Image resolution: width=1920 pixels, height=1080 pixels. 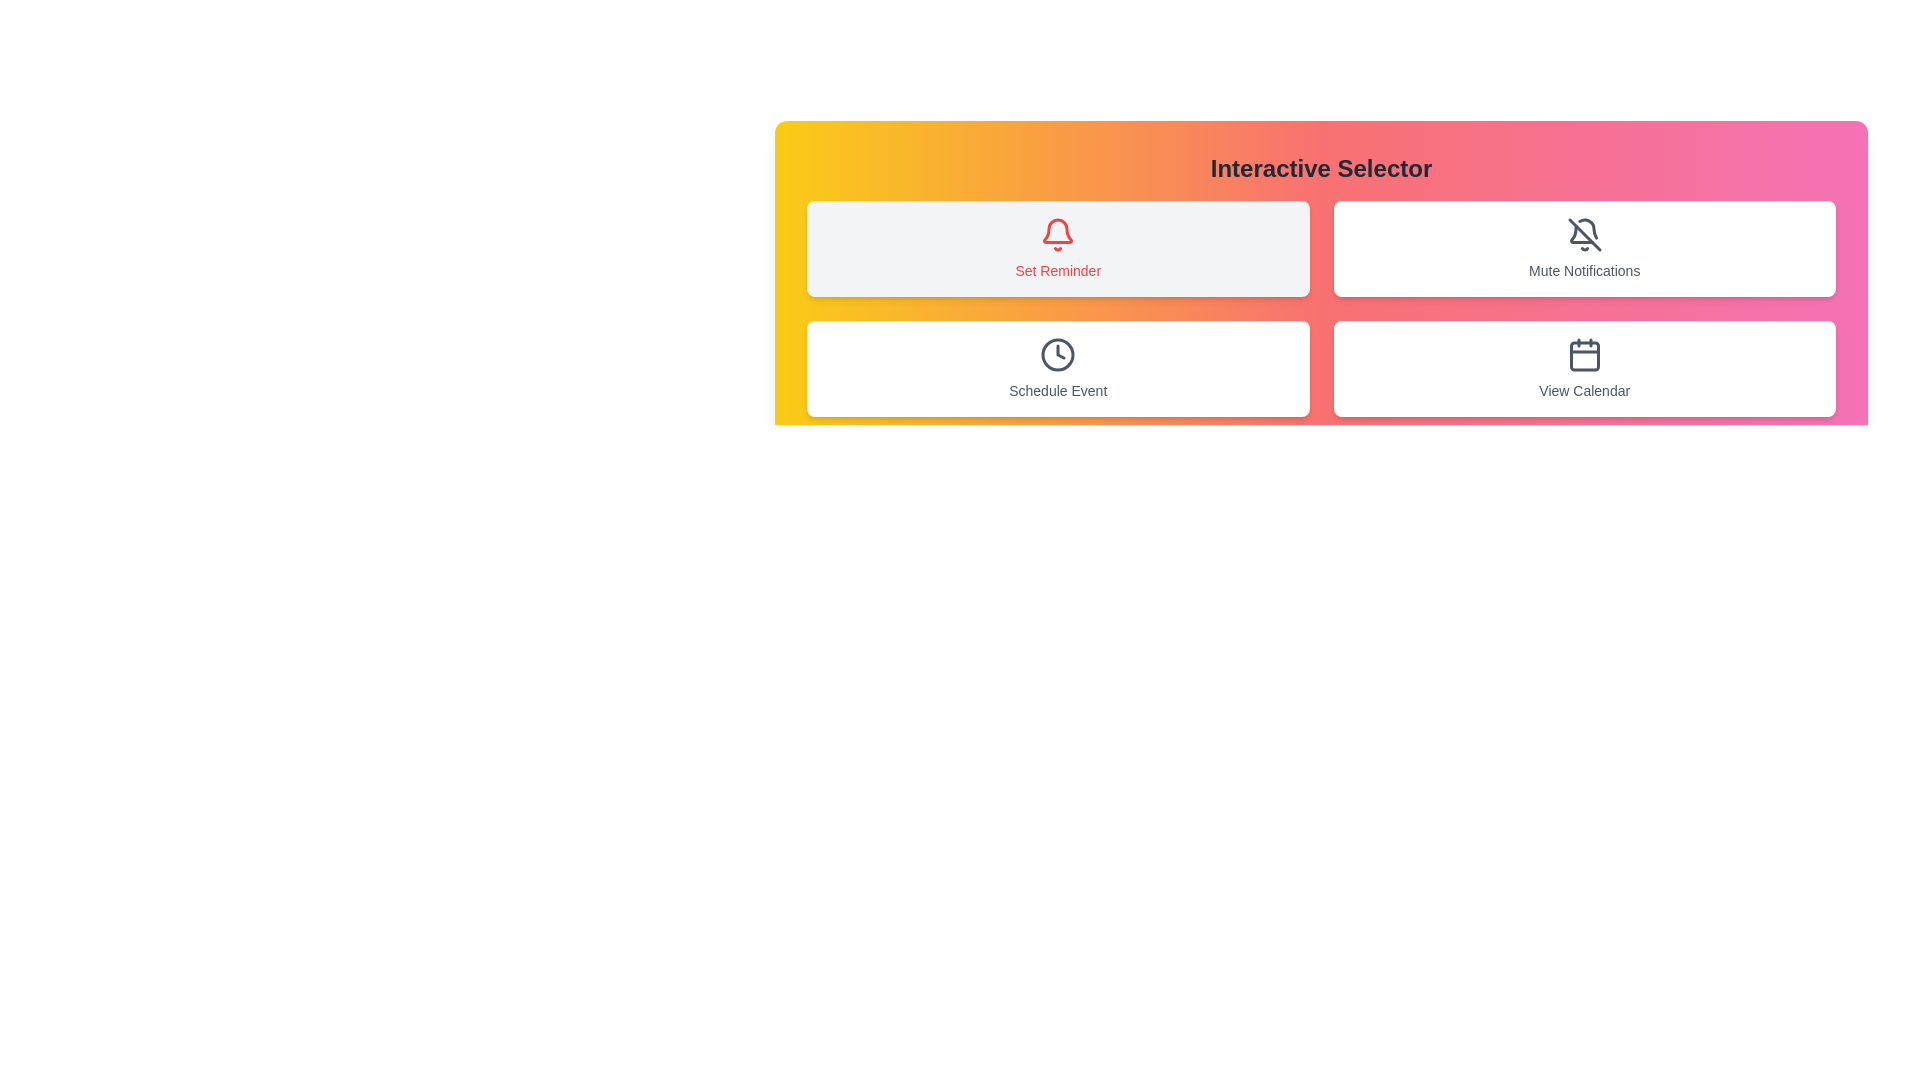 I want to click on the button corresponding to Schedule Event to select it, so click(x=1057, y=369).